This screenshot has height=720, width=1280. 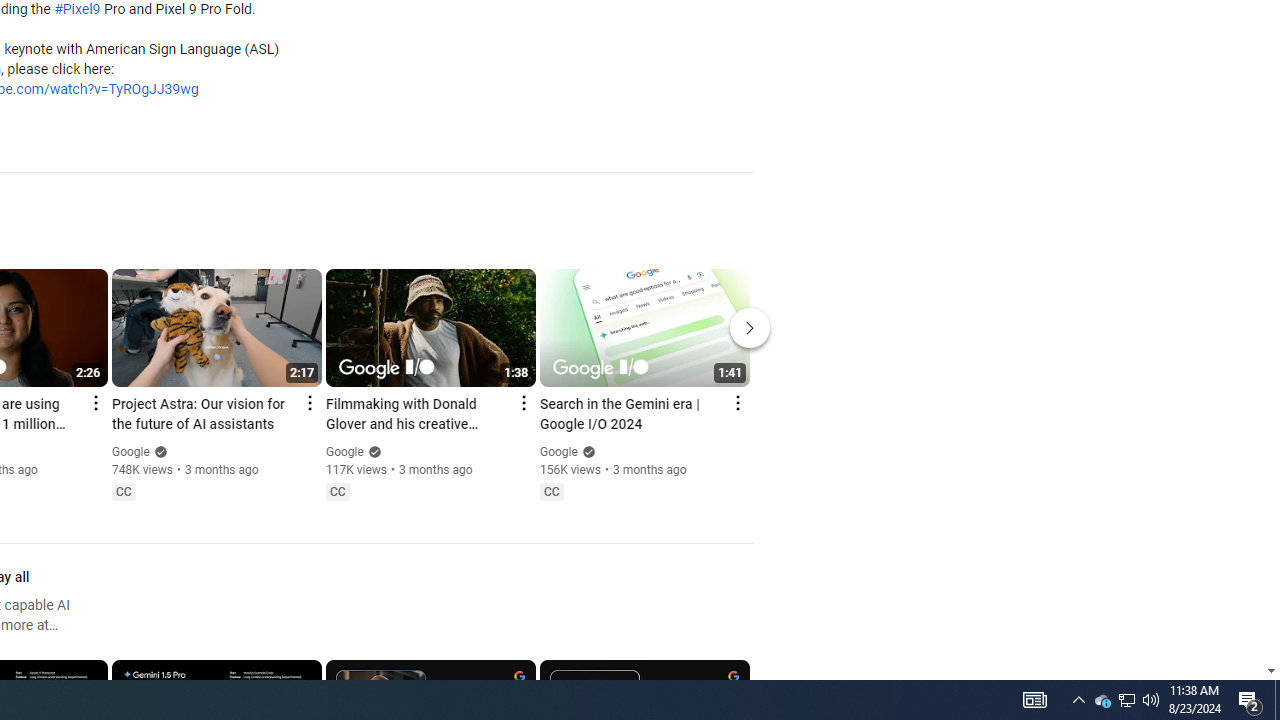 I want to click on '#Pixel9', so click(x=77, y=10).